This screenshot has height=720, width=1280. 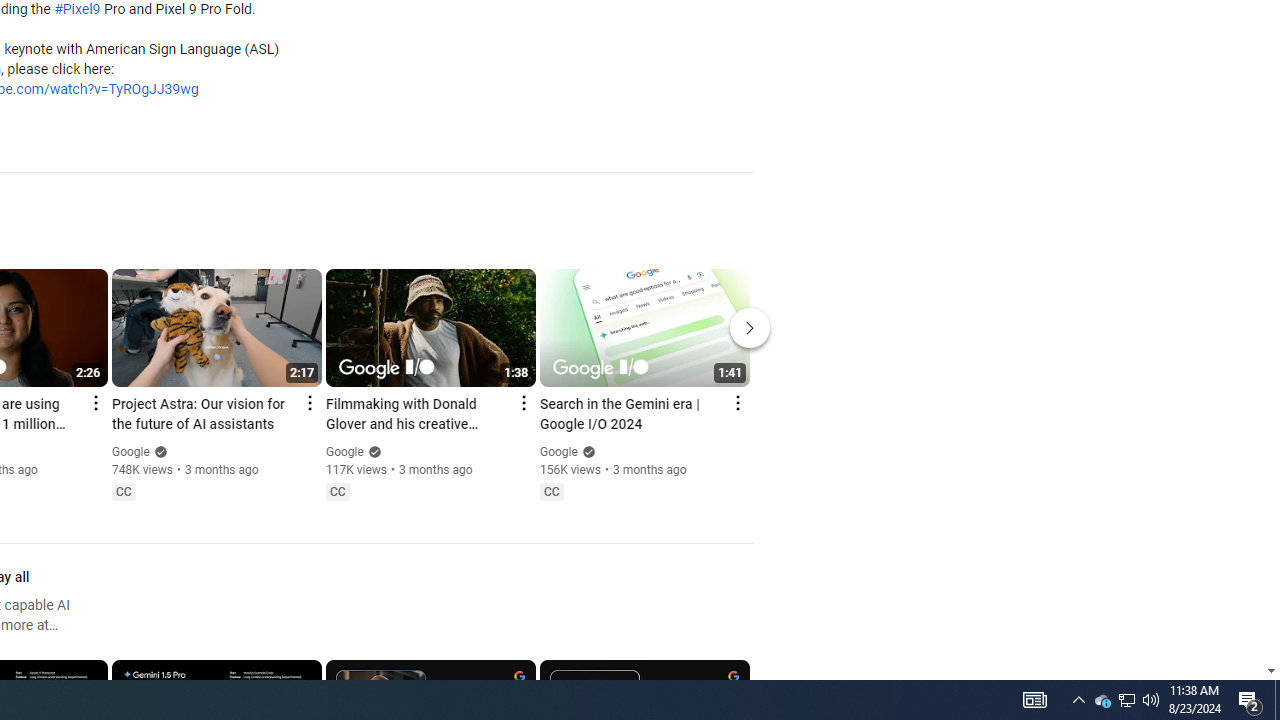 I want to click on '#Pixel9', so click(x=77, y=10).